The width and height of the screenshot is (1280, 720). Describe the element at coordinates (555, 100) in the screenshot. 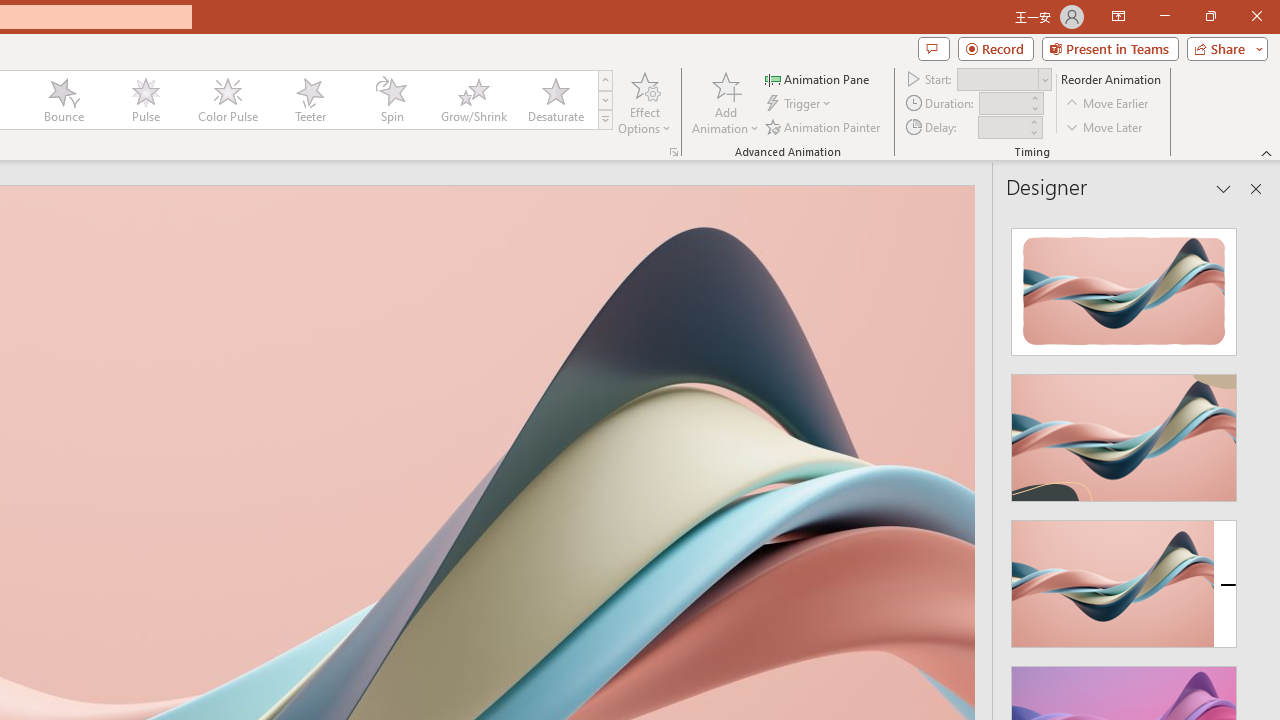

I see `'Desaturate'` at that location.